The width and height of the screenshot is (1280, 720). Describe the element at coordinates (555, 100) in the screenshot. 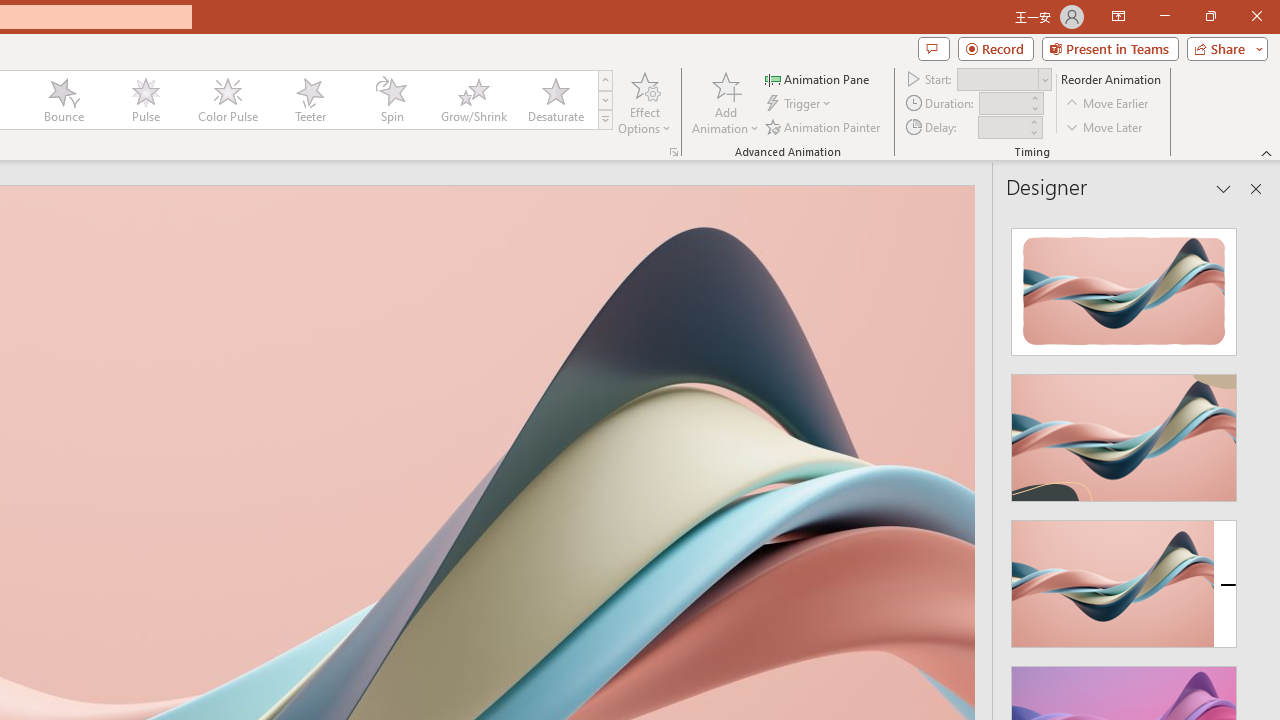

I see `'Desaturate'` at that location.